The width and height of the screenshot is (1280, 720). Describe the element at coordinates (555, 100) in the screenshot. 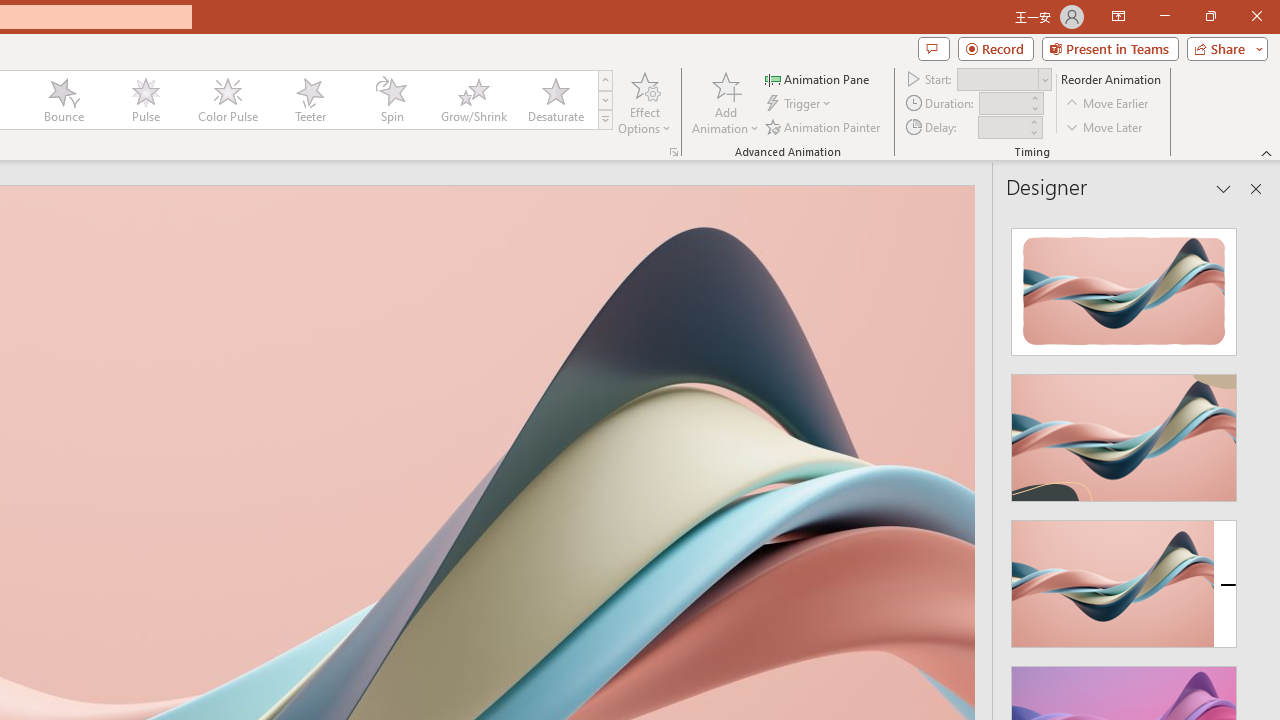

I see `'Desaturate'` at that location.